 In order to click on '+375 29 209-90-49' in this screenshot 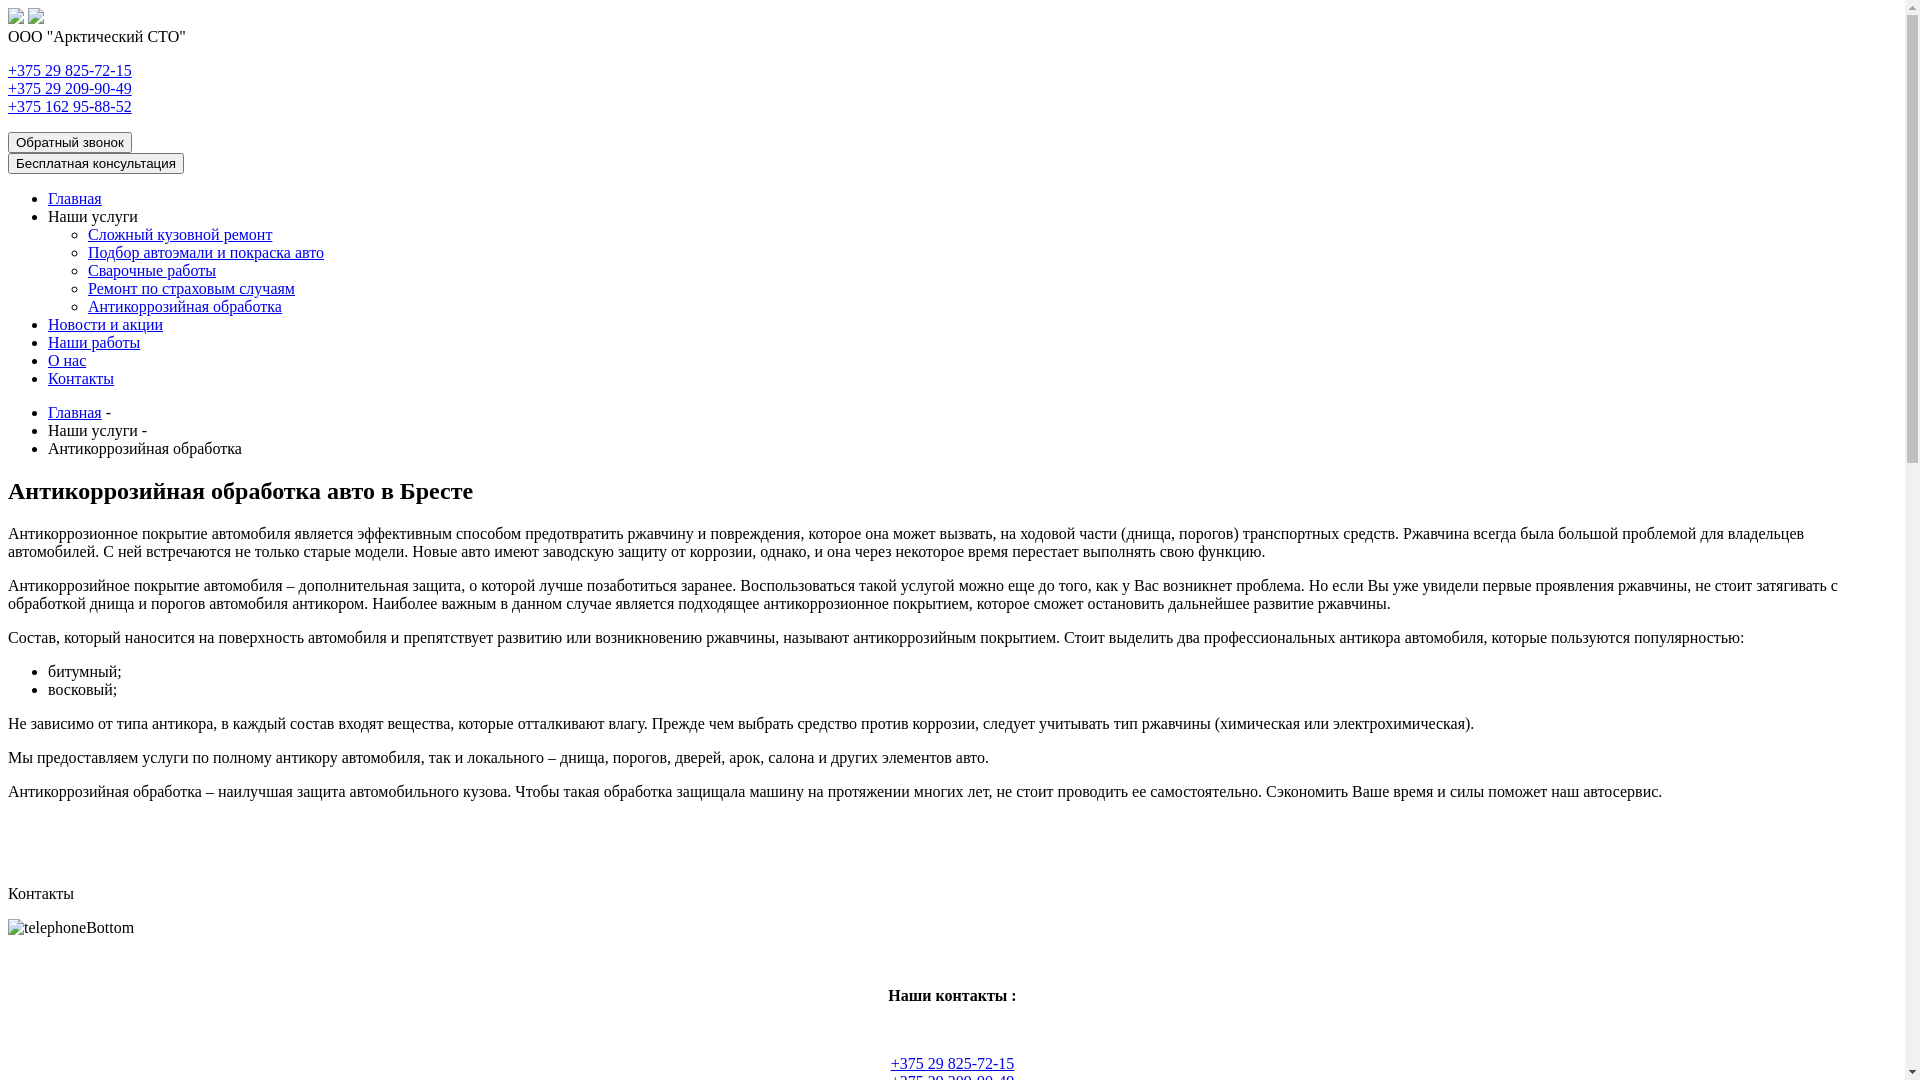, I will do `click(70, 87)`.